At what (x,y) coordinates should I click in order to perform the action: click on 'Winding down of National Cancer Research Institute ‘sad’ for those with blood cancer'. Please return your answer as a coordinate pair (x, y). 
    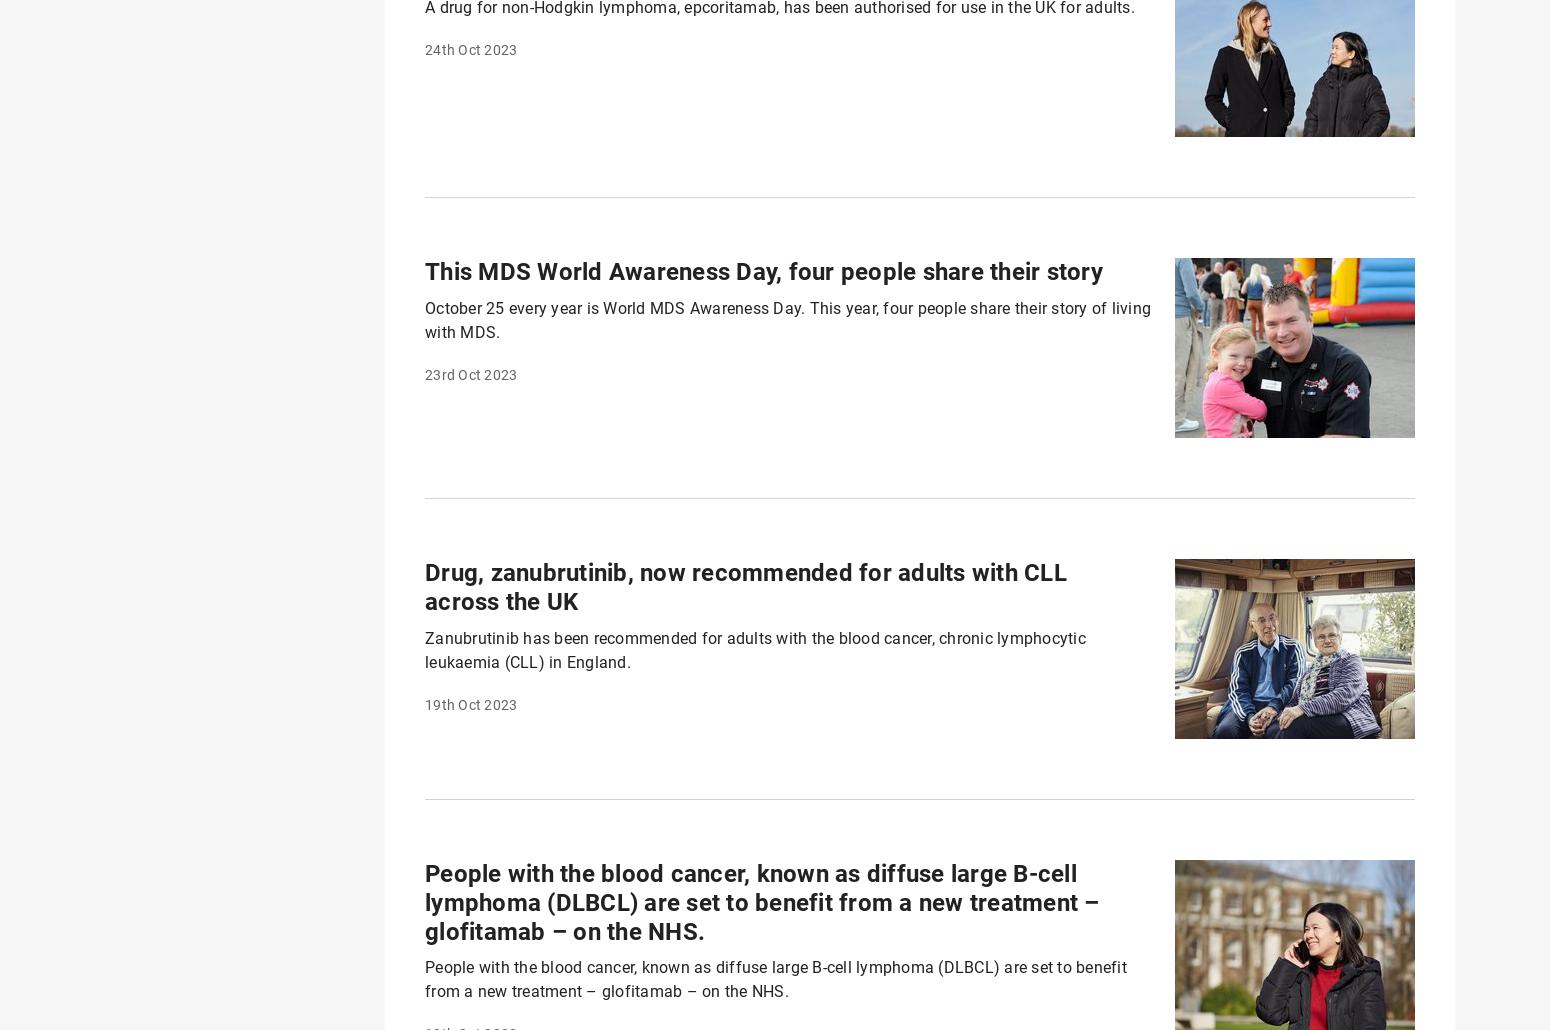
    Looking at the image, I should click on (759, 111).